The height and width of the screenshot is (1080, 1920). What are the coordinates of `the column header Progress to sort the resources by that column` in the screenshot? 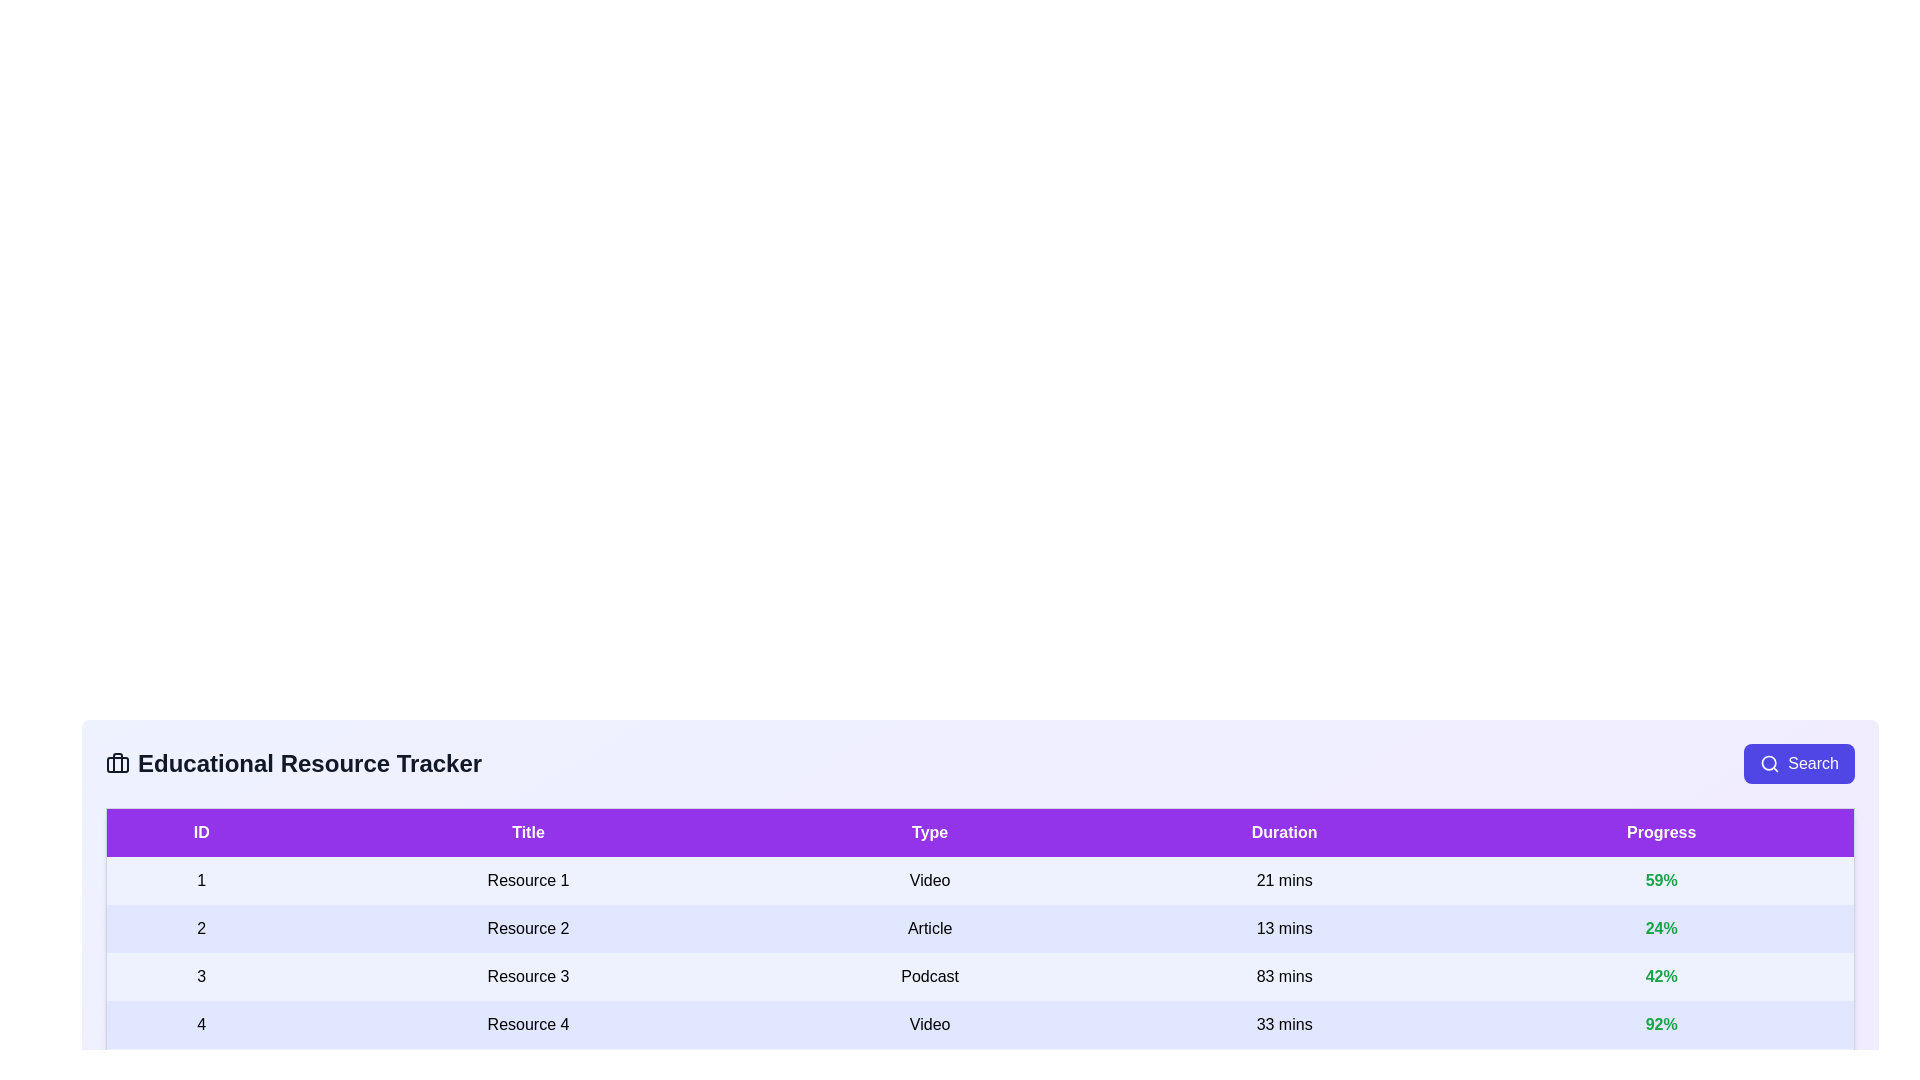 It's located at (1661, 832).